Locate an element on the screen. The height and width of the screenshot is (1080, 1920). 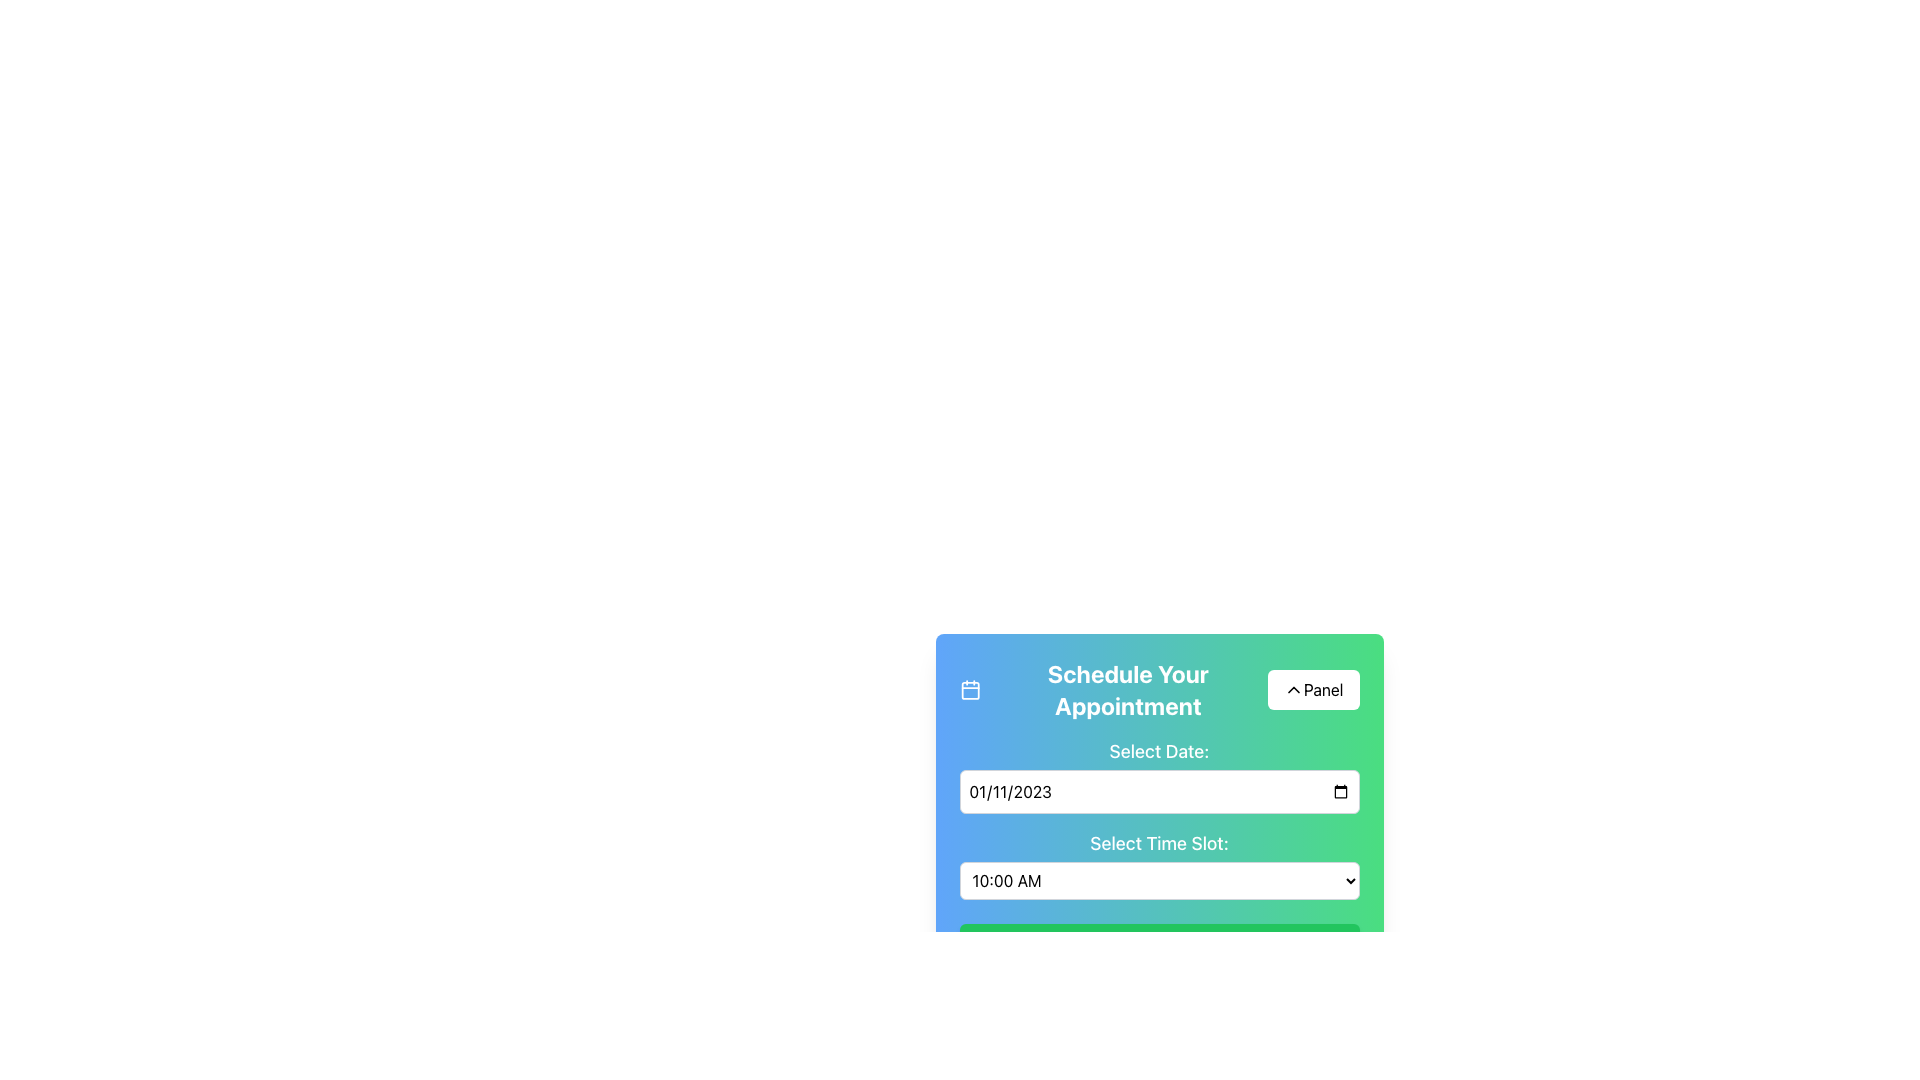
the dropdown menu located beneath the 'Select Date' dropdown is located at coordinates (1159, 863).